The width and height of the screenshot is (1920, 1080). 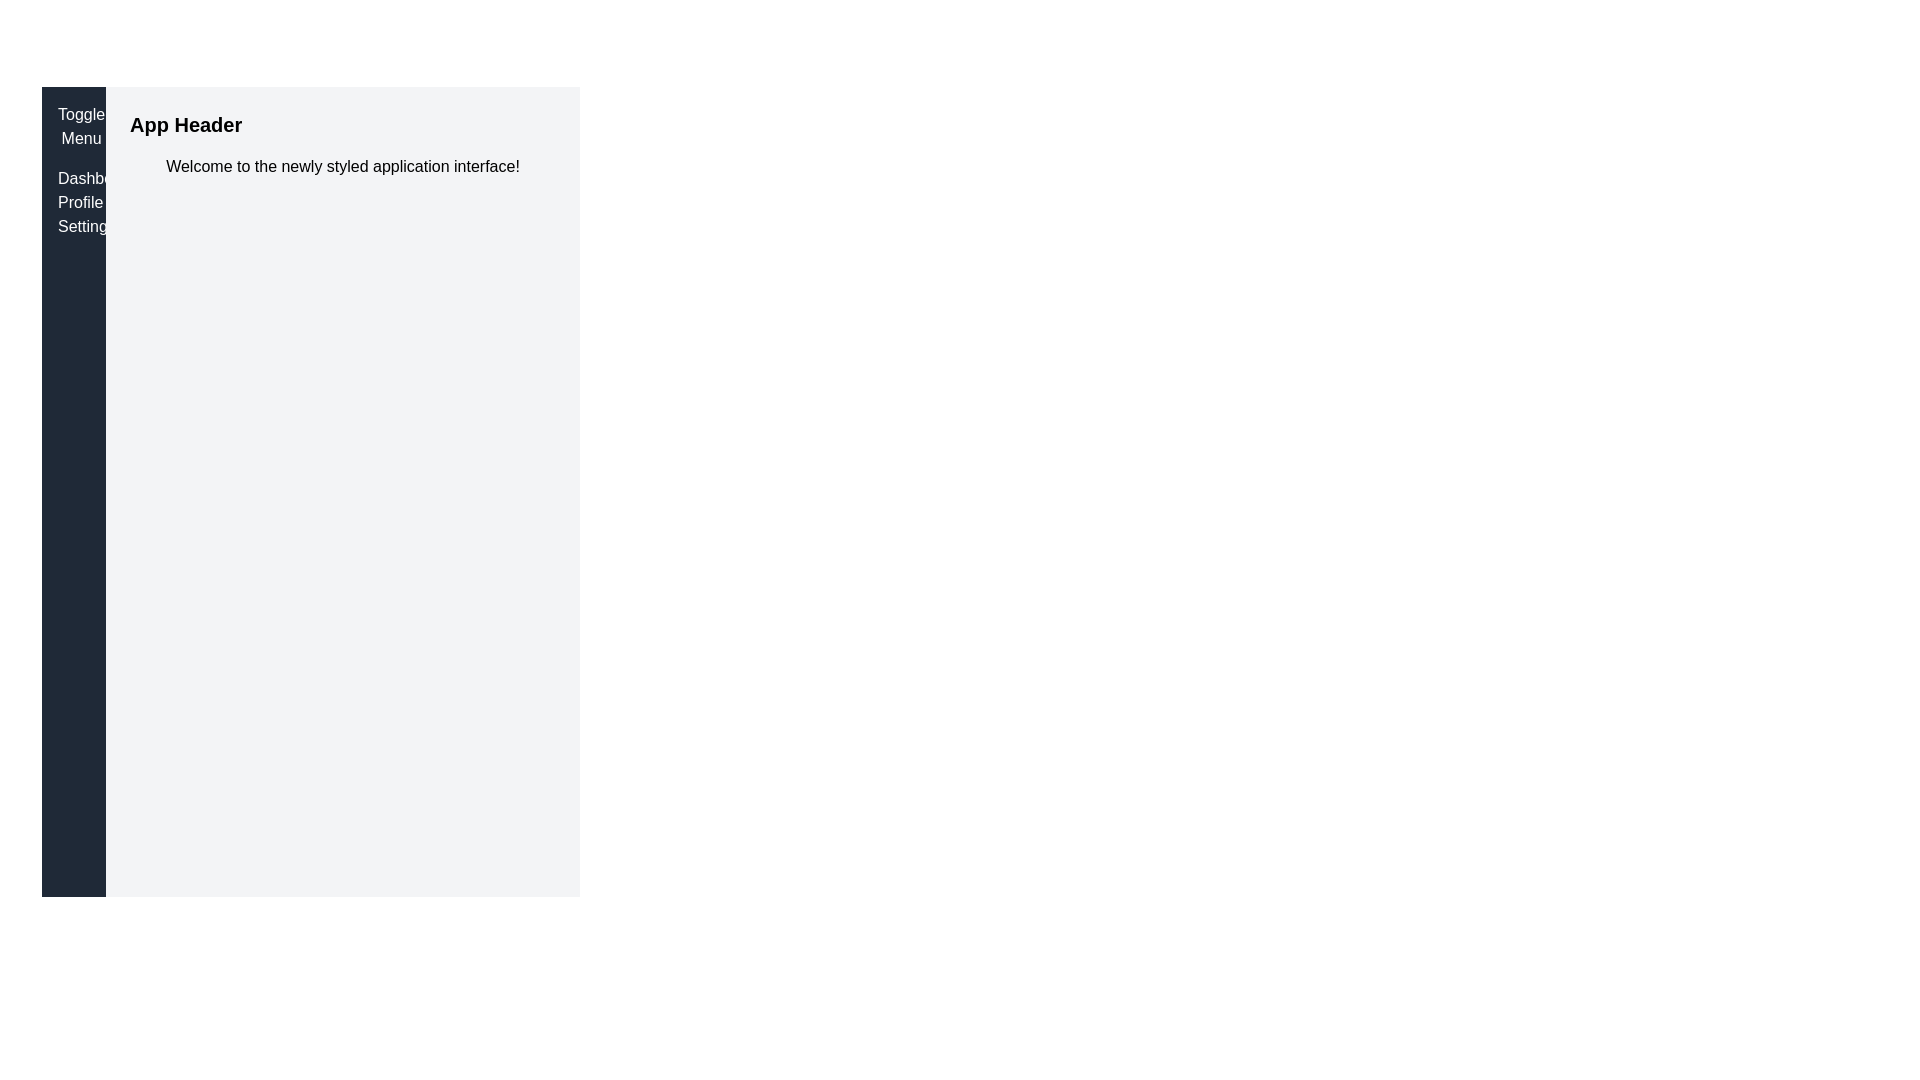 What do you see at coordinates (73, 226) in the screenshot?
I see `text of the third navigation label in the vertical menu, which is related to settings functionality` at bounding box center [73, 226].